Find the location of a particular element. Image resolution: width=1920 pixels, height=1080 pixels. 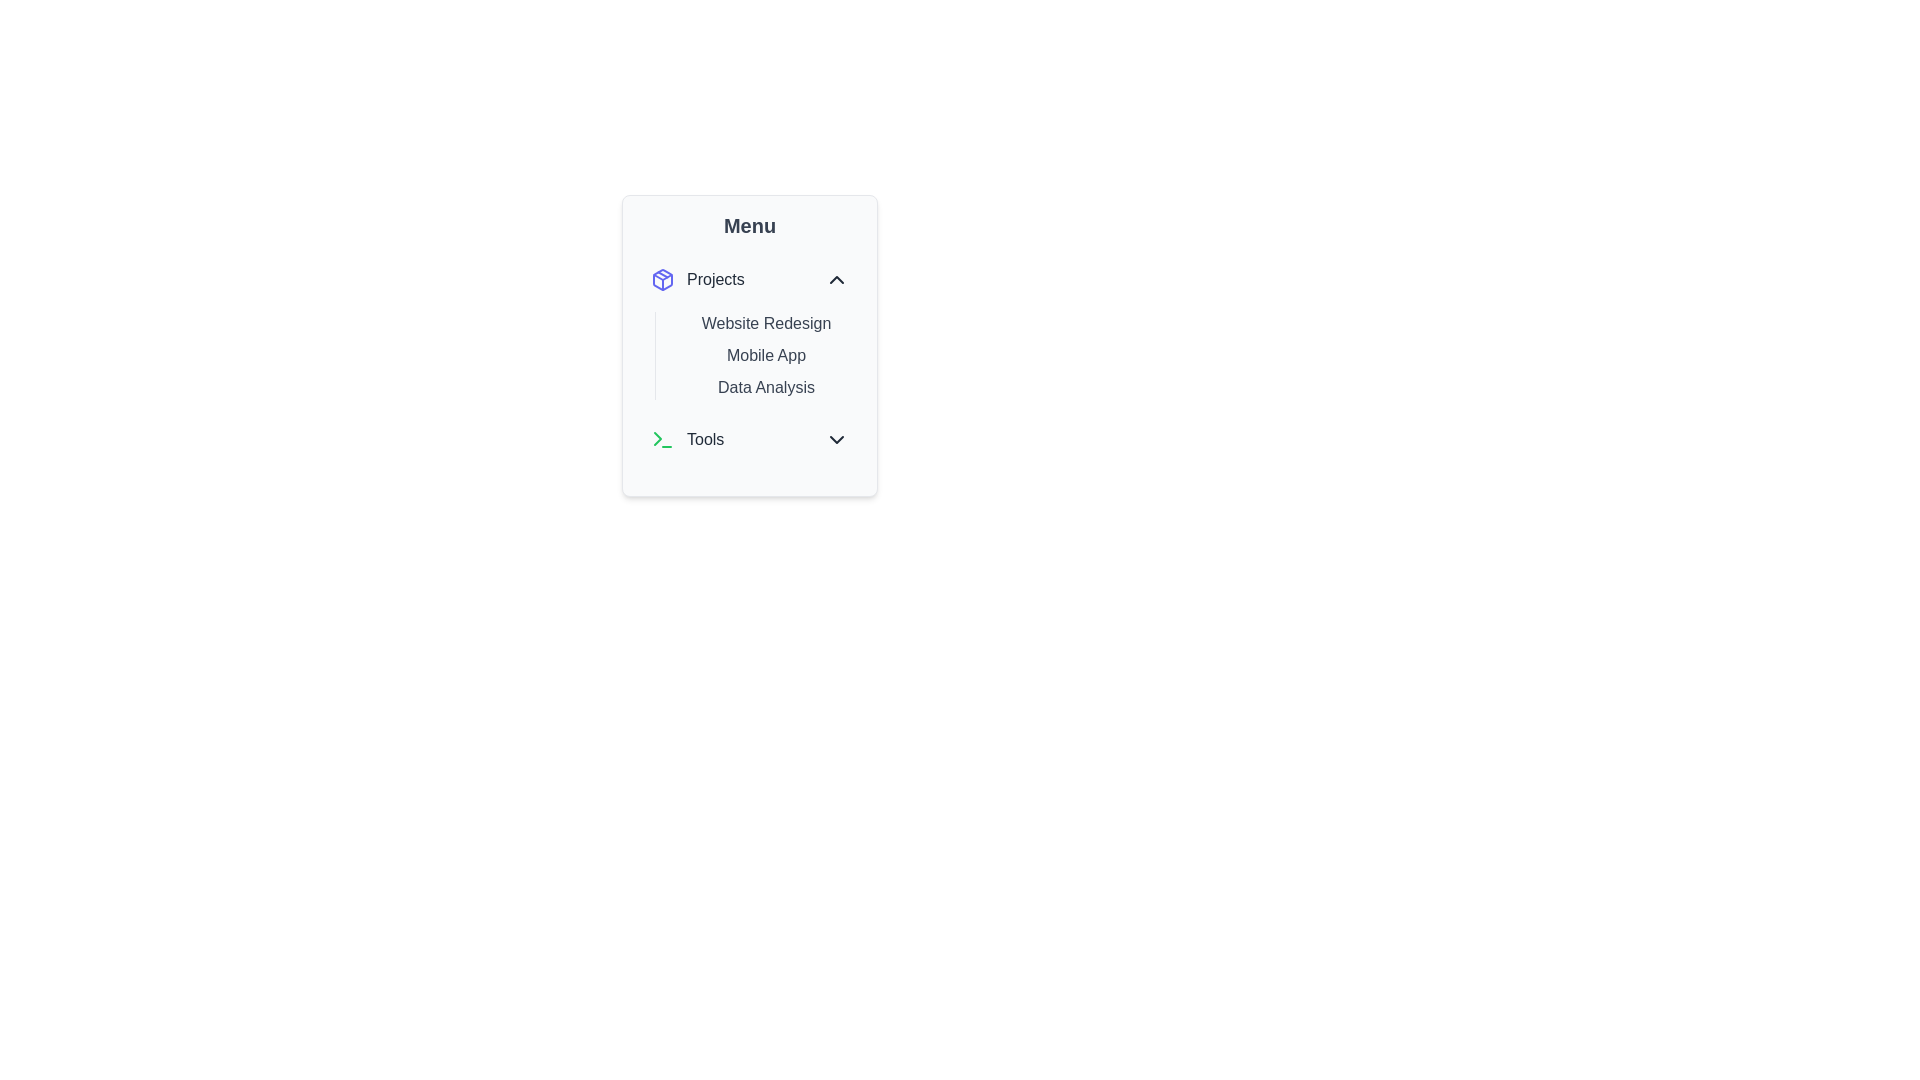

the 'Mobile App' text label, which is the second item in a vertically aligned list is located at coordinates (765, 354).